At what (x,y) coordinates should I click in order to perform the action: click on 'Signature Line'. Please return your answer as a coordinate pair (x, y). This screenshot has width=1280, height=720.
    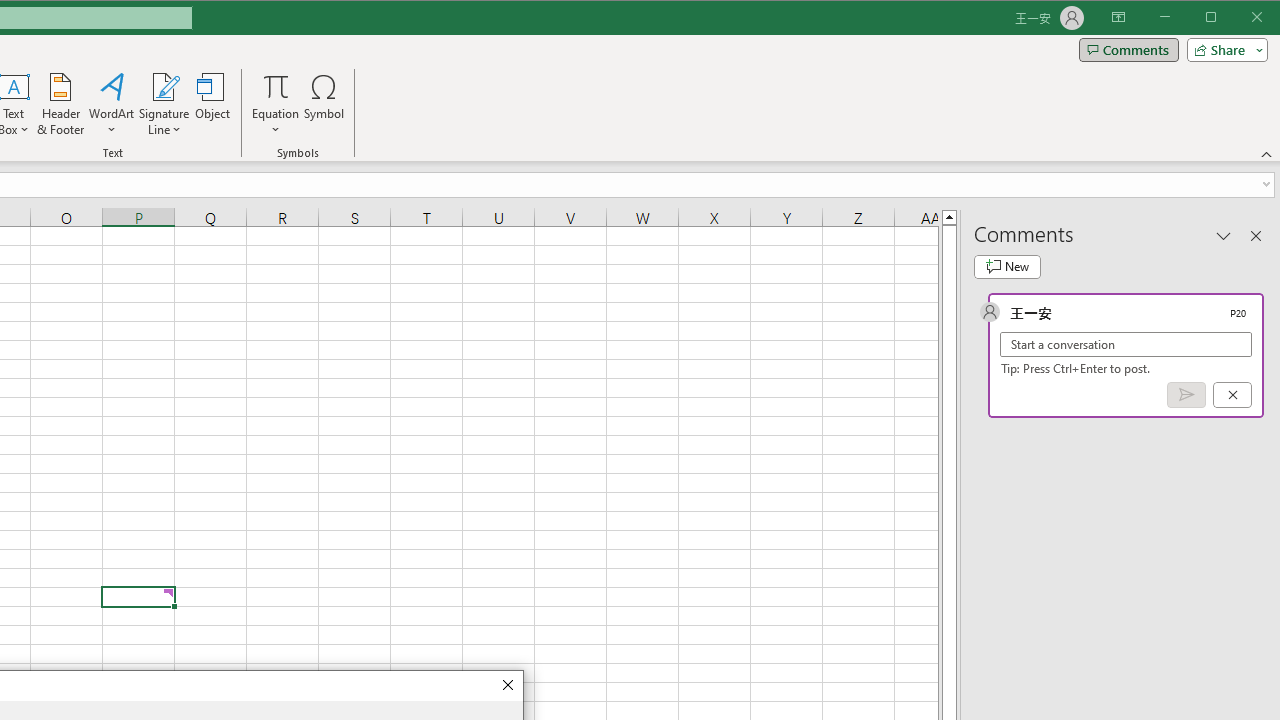
    Looking at the image, I should click on (164, 85).